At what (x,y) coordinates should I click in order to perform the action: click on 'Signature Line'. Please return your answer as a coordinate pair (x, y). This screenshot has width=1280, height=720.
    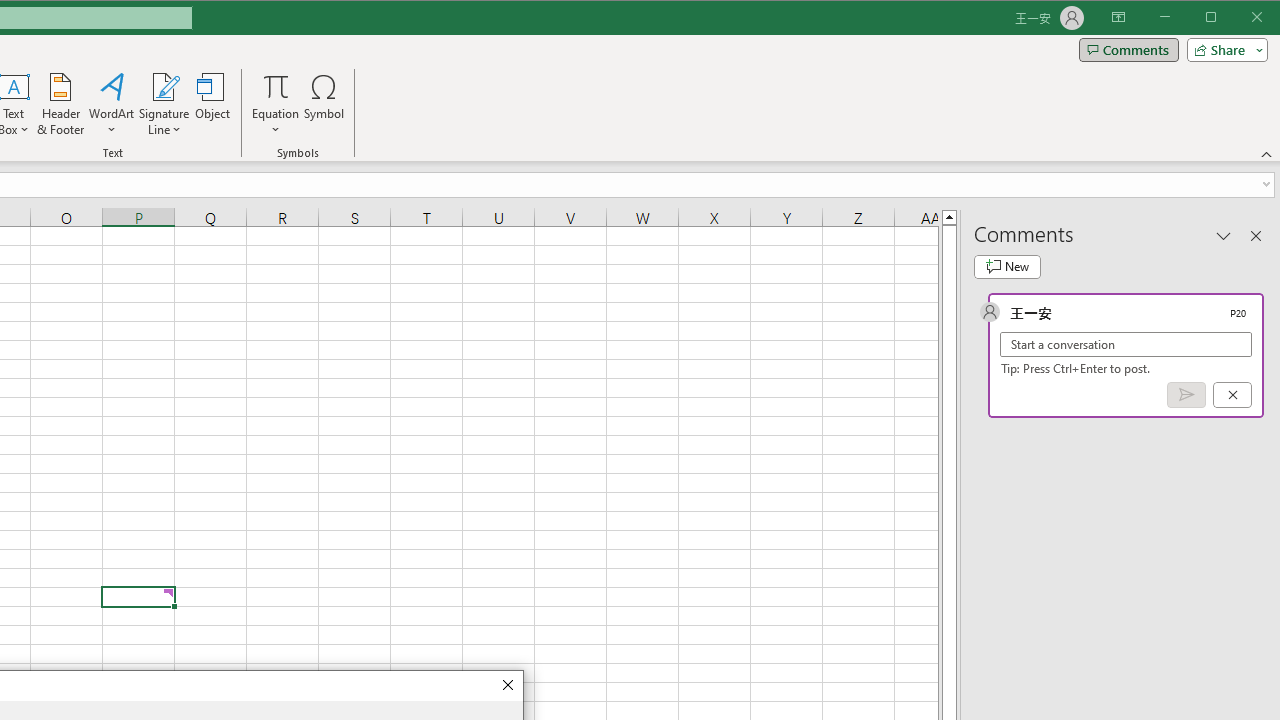
    Looking at the image, I should click on (164, 85).